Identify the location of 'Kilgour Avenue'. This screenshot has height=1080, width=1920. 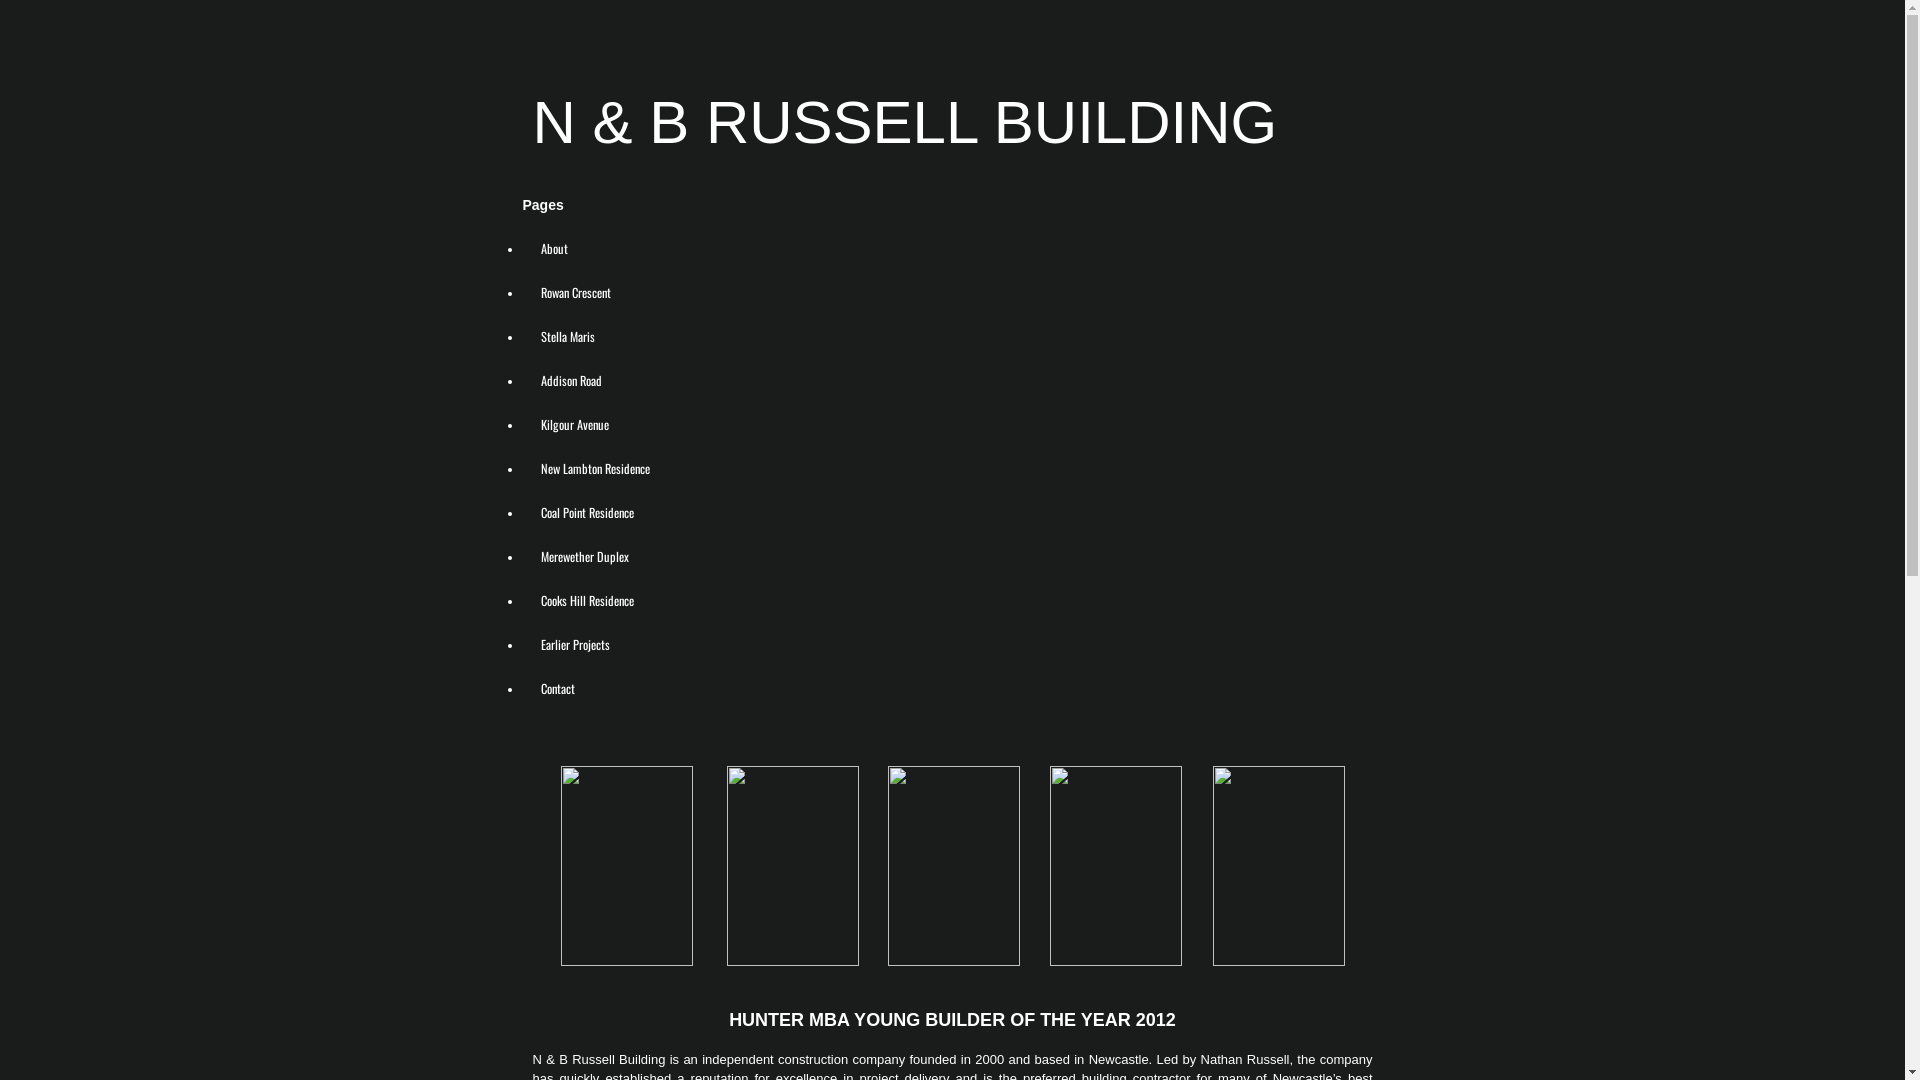
(574, 423).